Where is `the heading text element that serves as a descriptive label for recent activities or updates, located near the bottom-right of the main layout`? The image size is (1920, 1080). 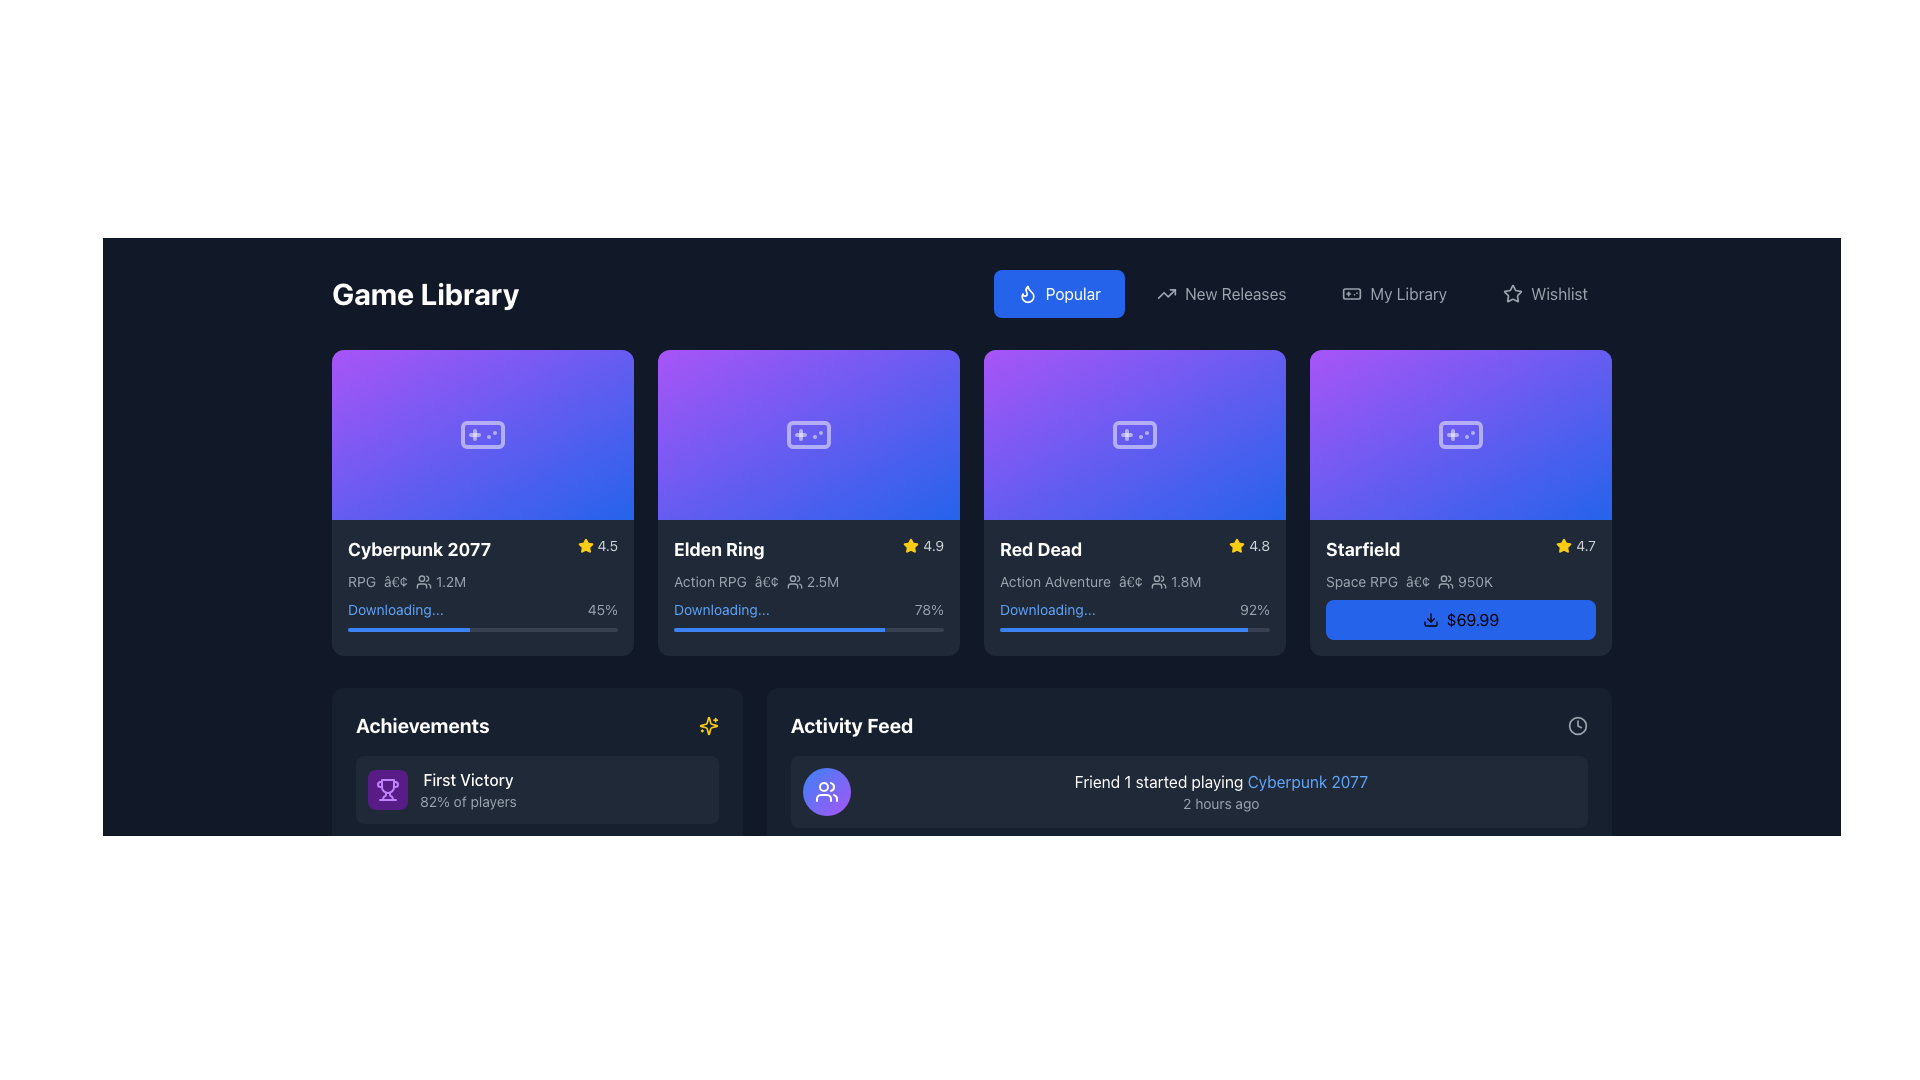
the heading text element that serves as a descriptive label for recent activities or updates, located near the bottom-right of the main layout is located at coordinates (851, 725).